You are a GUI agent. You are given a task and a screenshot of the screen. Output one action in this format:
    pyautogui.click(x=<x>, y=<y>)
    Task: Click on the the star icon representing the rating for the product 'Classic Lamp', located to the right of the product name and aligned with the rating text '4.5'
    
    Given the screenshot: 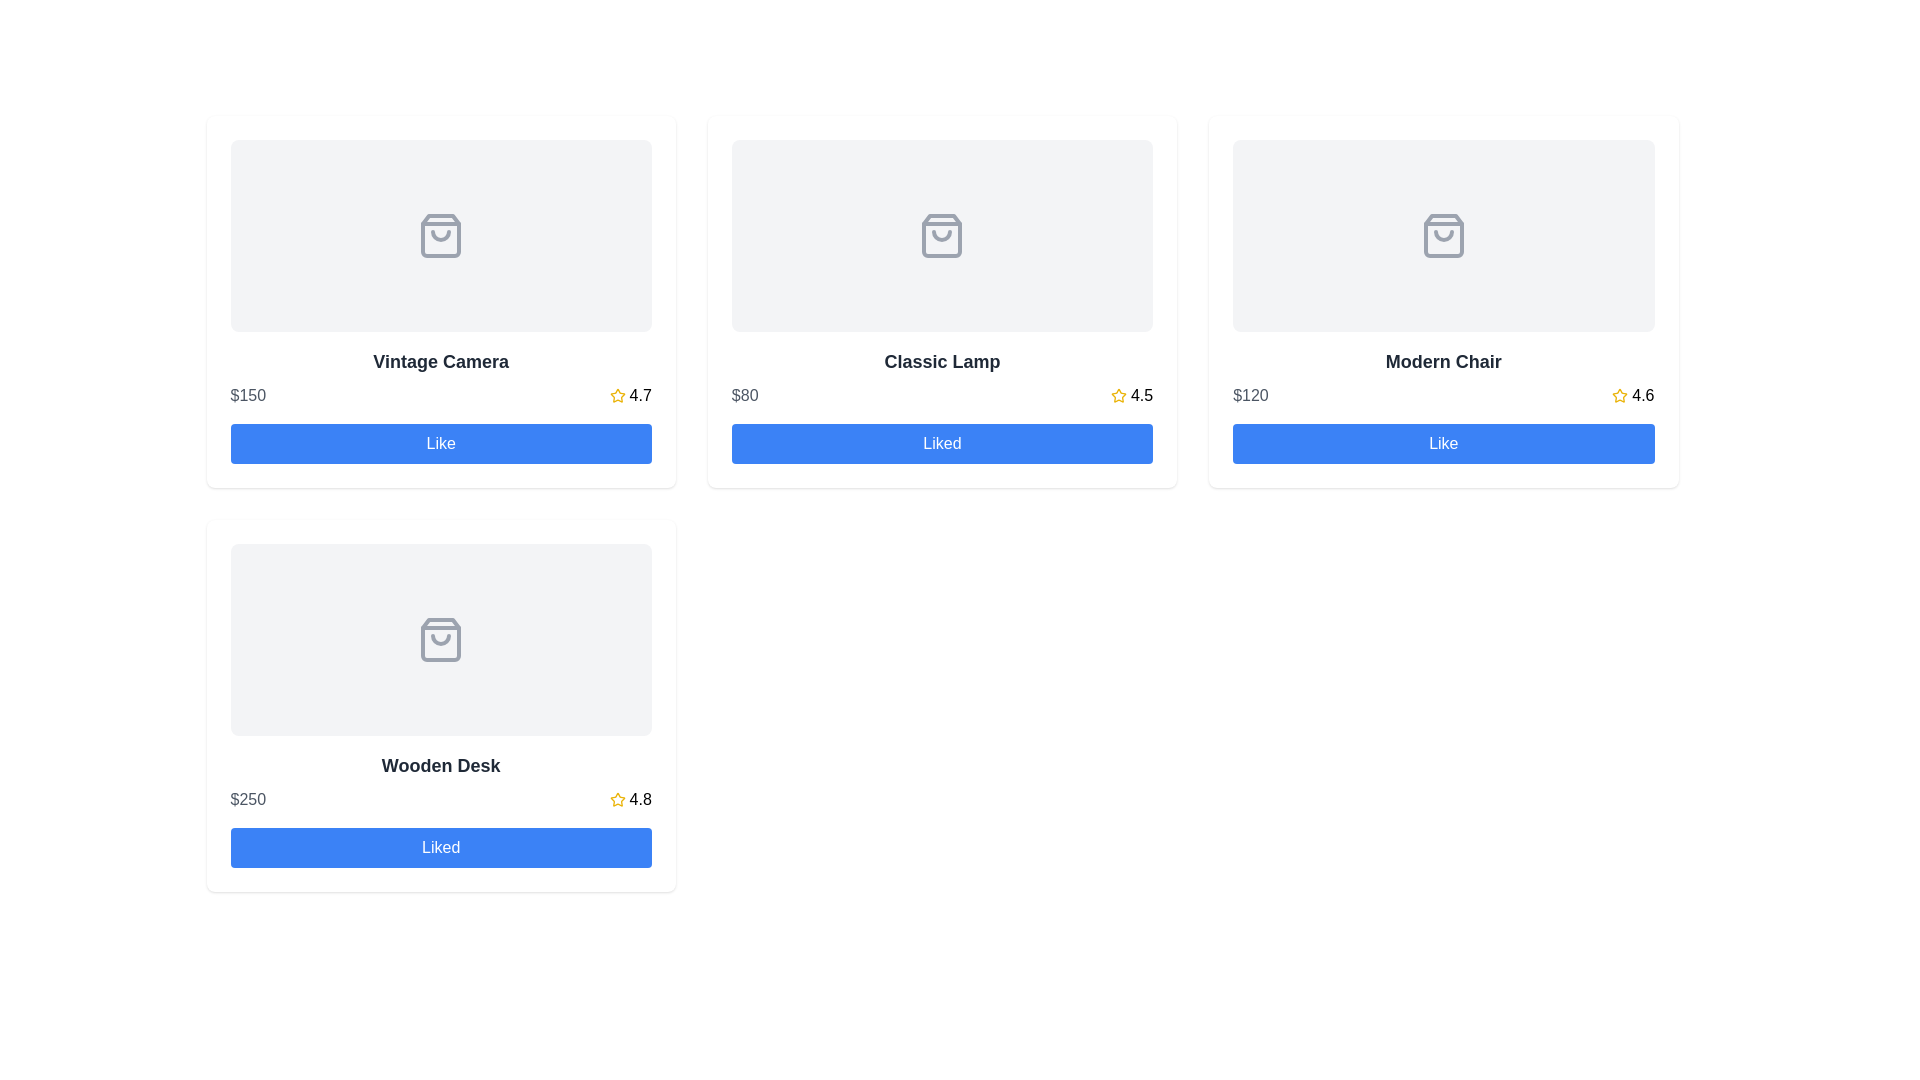 What is the action you would take?
    pyautogui.click(x=1117, y=395)
    